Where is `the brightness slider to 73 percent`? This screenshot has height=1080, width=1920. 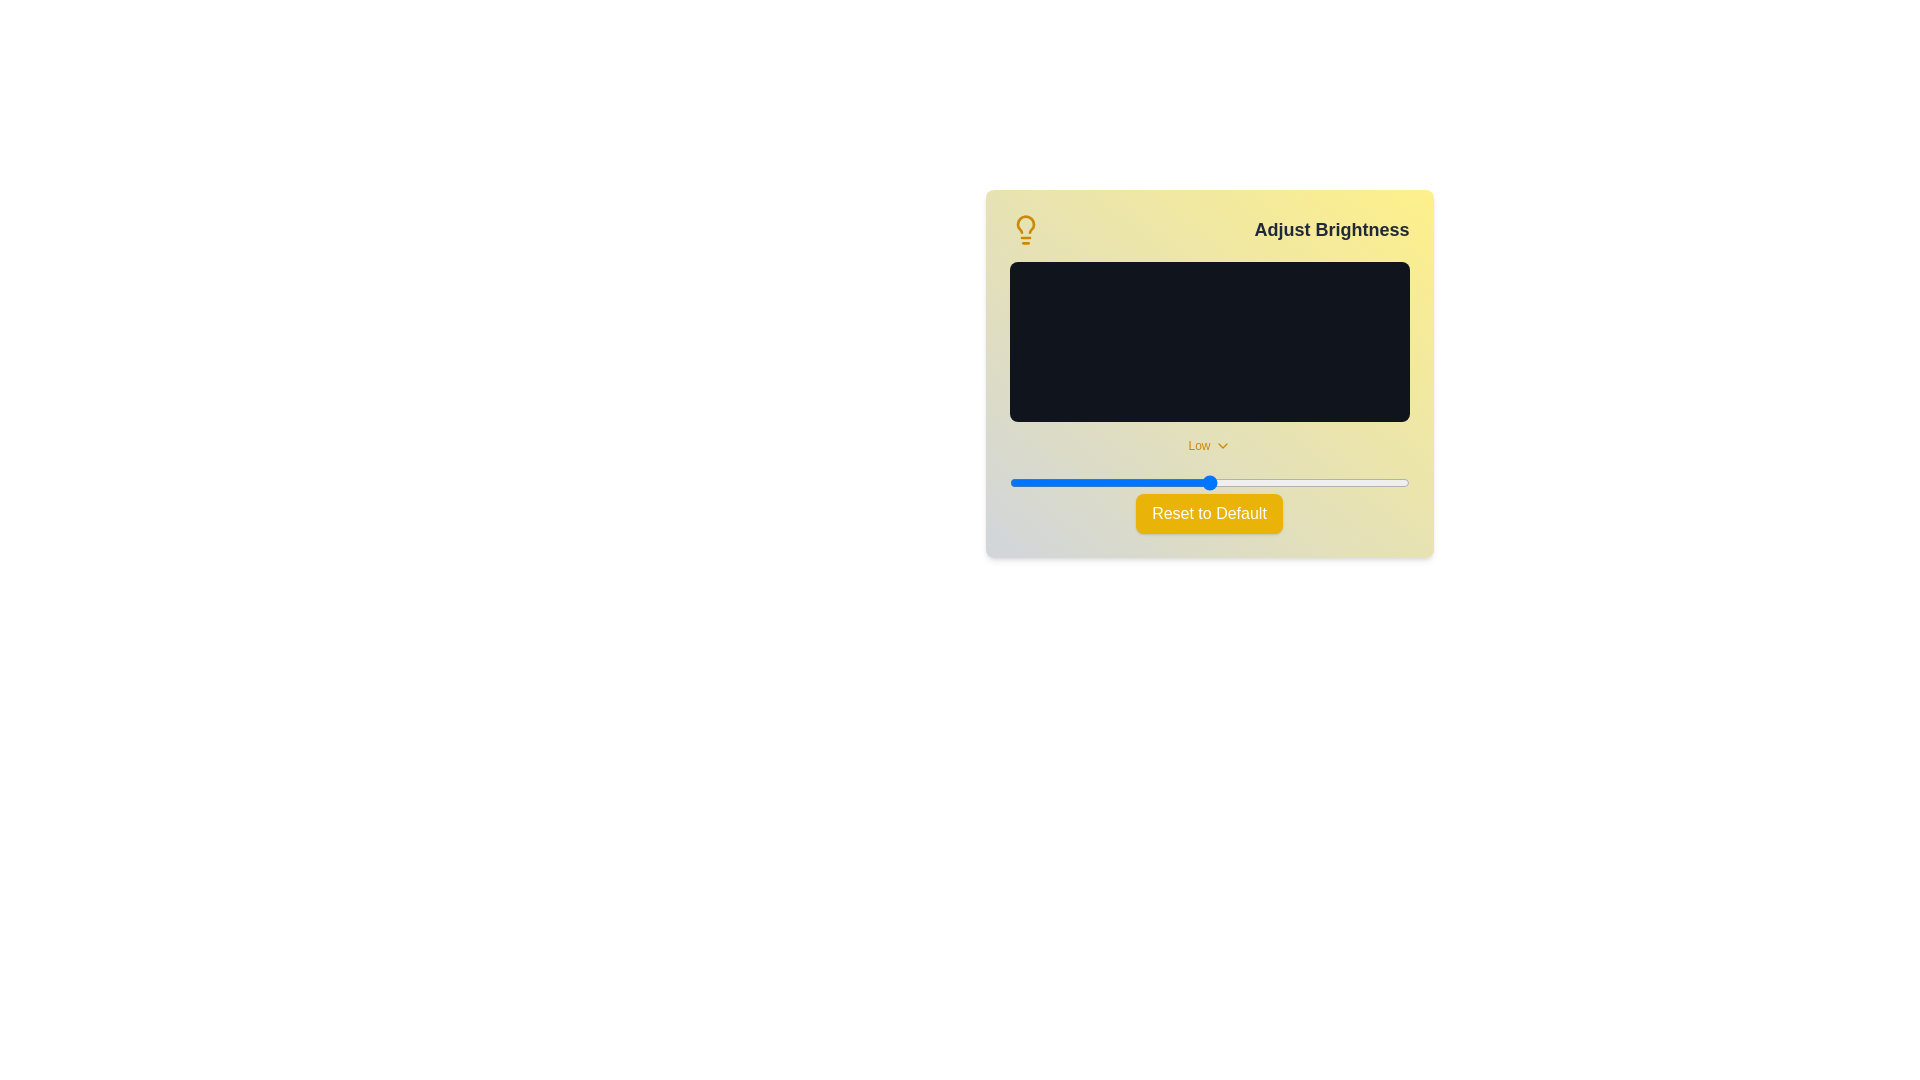 the brightness slider to 73 percent is located at coordinates (1301, 482).